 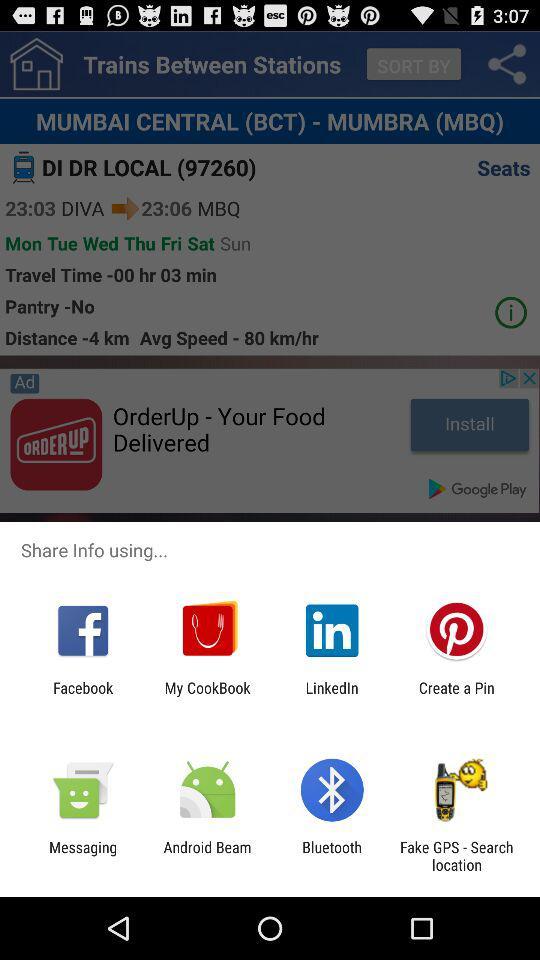 What do you see at coordinates (332, 855) in the screenshot?
I see `bluetooth` at bounding box center [332, 855].